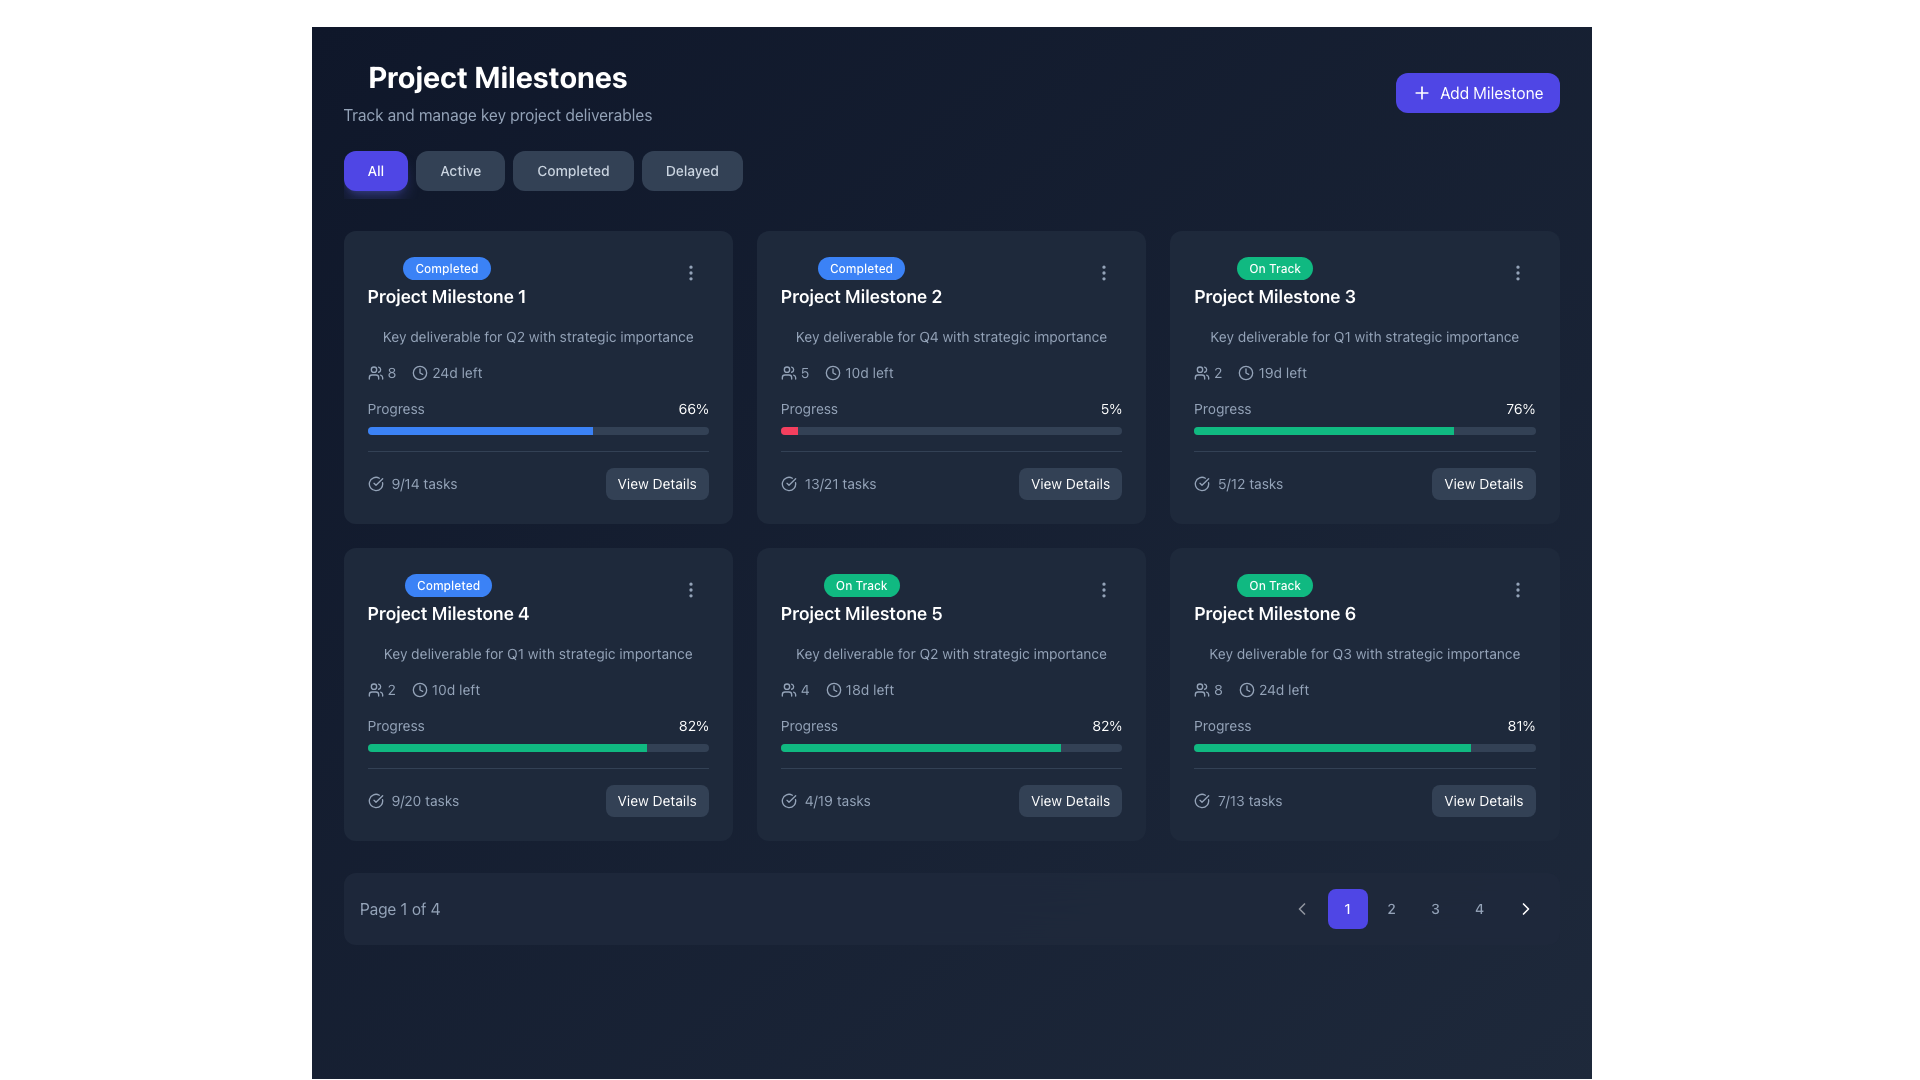  What do you see at coordinates (692, 169) in the screenshot?
I see `the fourth button from the left, located beneath the 'Project Milestones' header, to filter the projects and show only those marked as delayed` at bounding box center [692, 169].